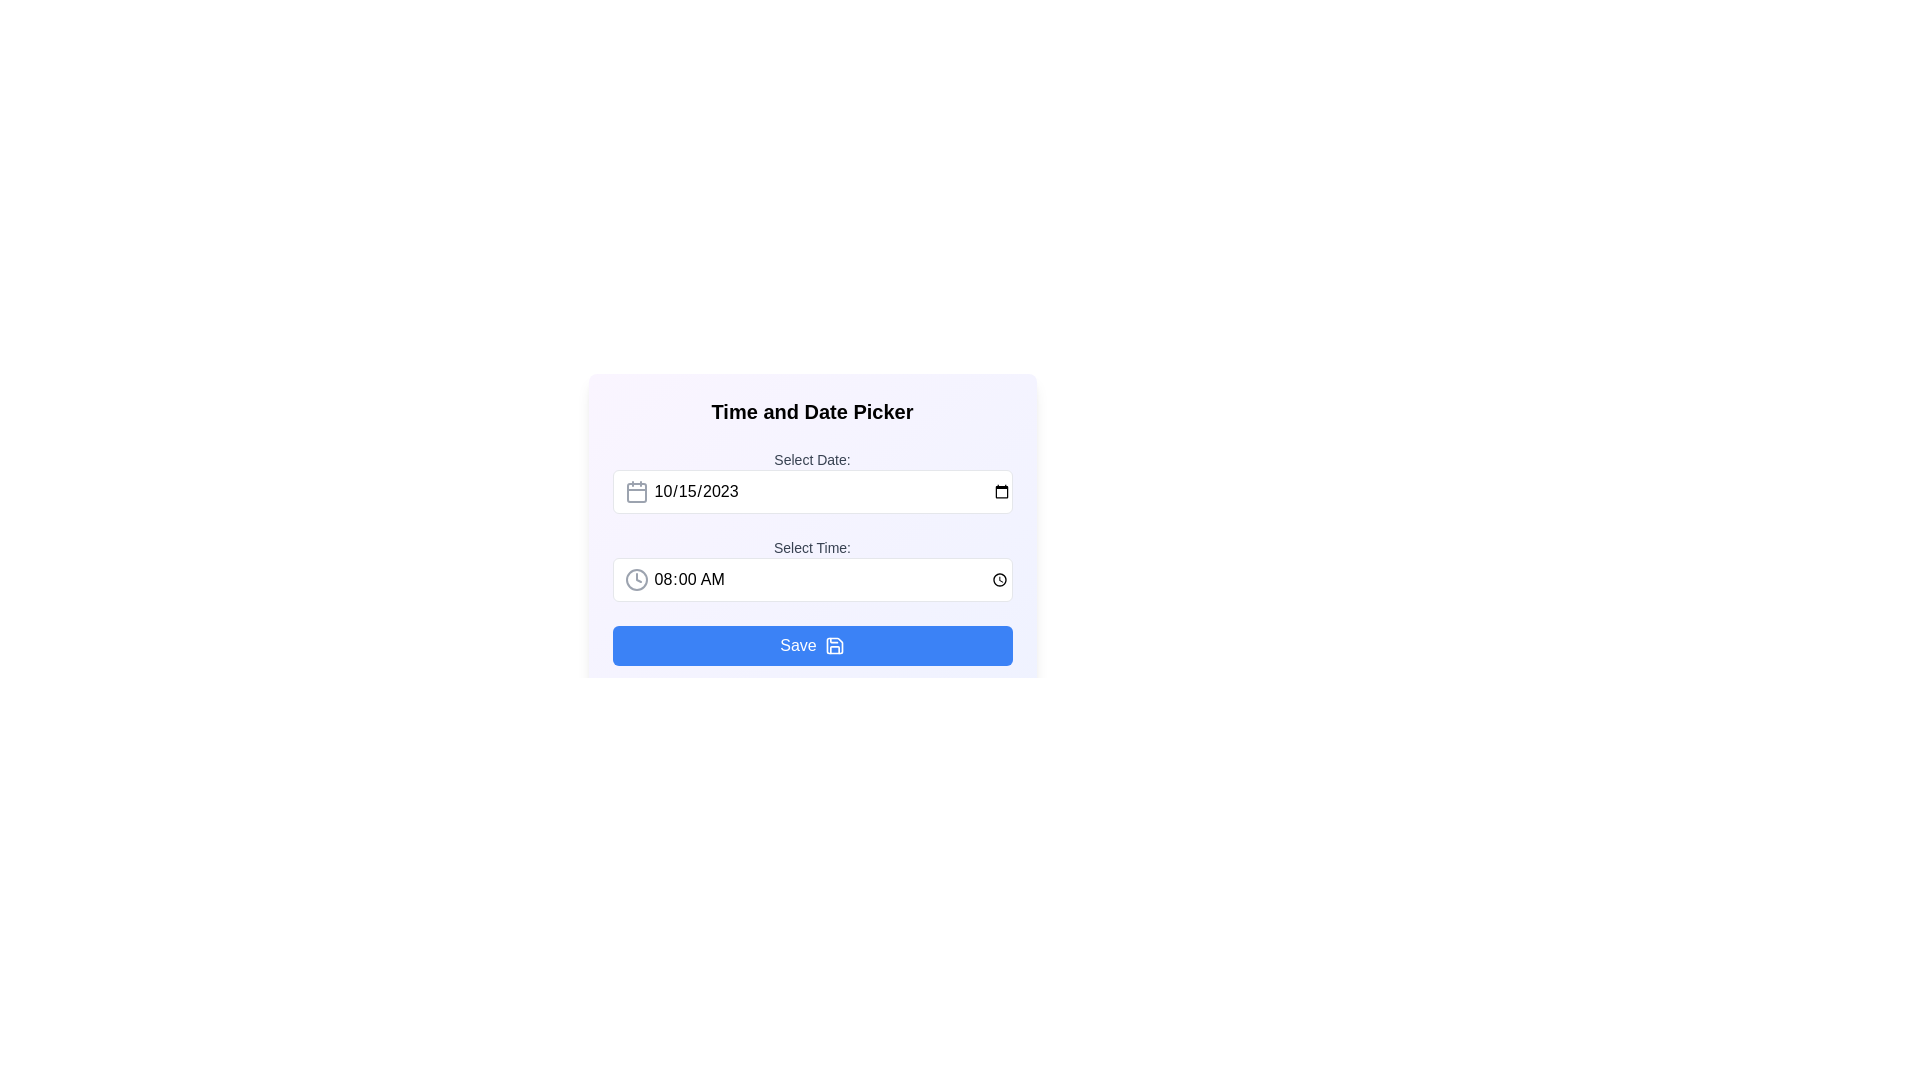  Describe the element at coordinates (834, 645) in the screenshot. I see `the save icon resembling a diskette, which is part of the blue 'Save' button located to the right of the button's text label` at that location.